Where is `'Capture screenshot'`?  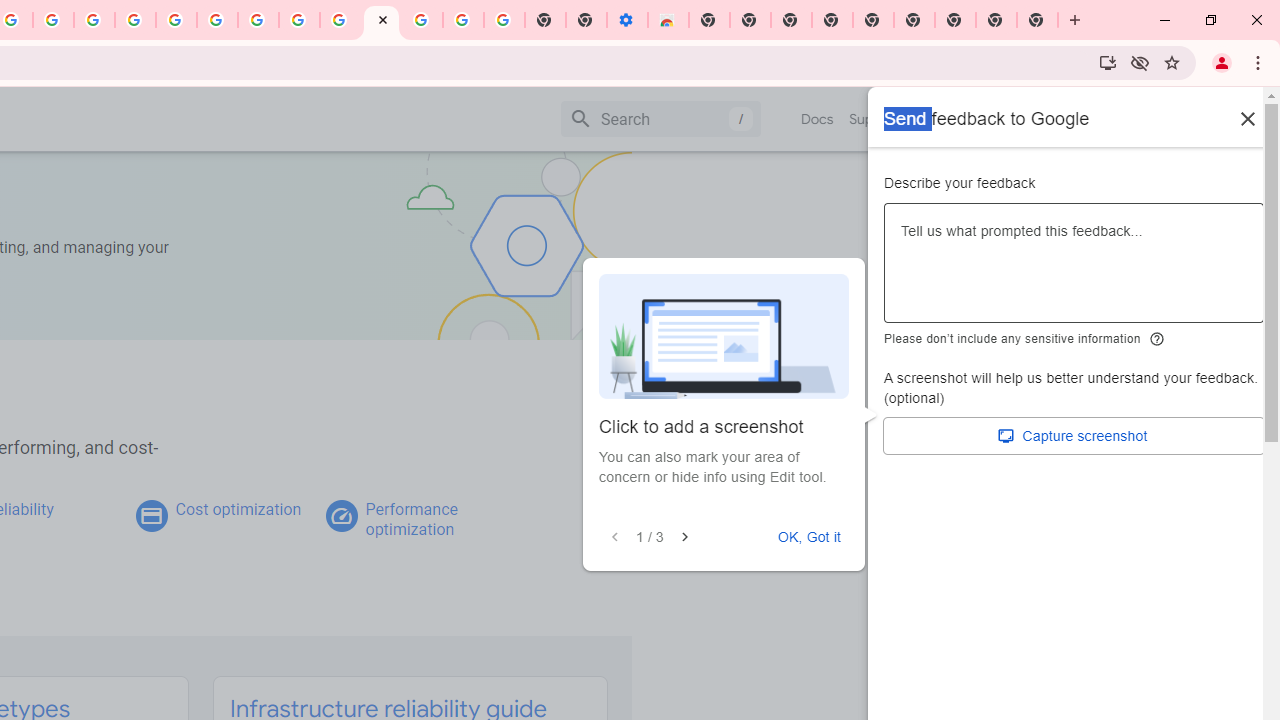
'Capture screenshot' is located at coordinates (1073, 435).